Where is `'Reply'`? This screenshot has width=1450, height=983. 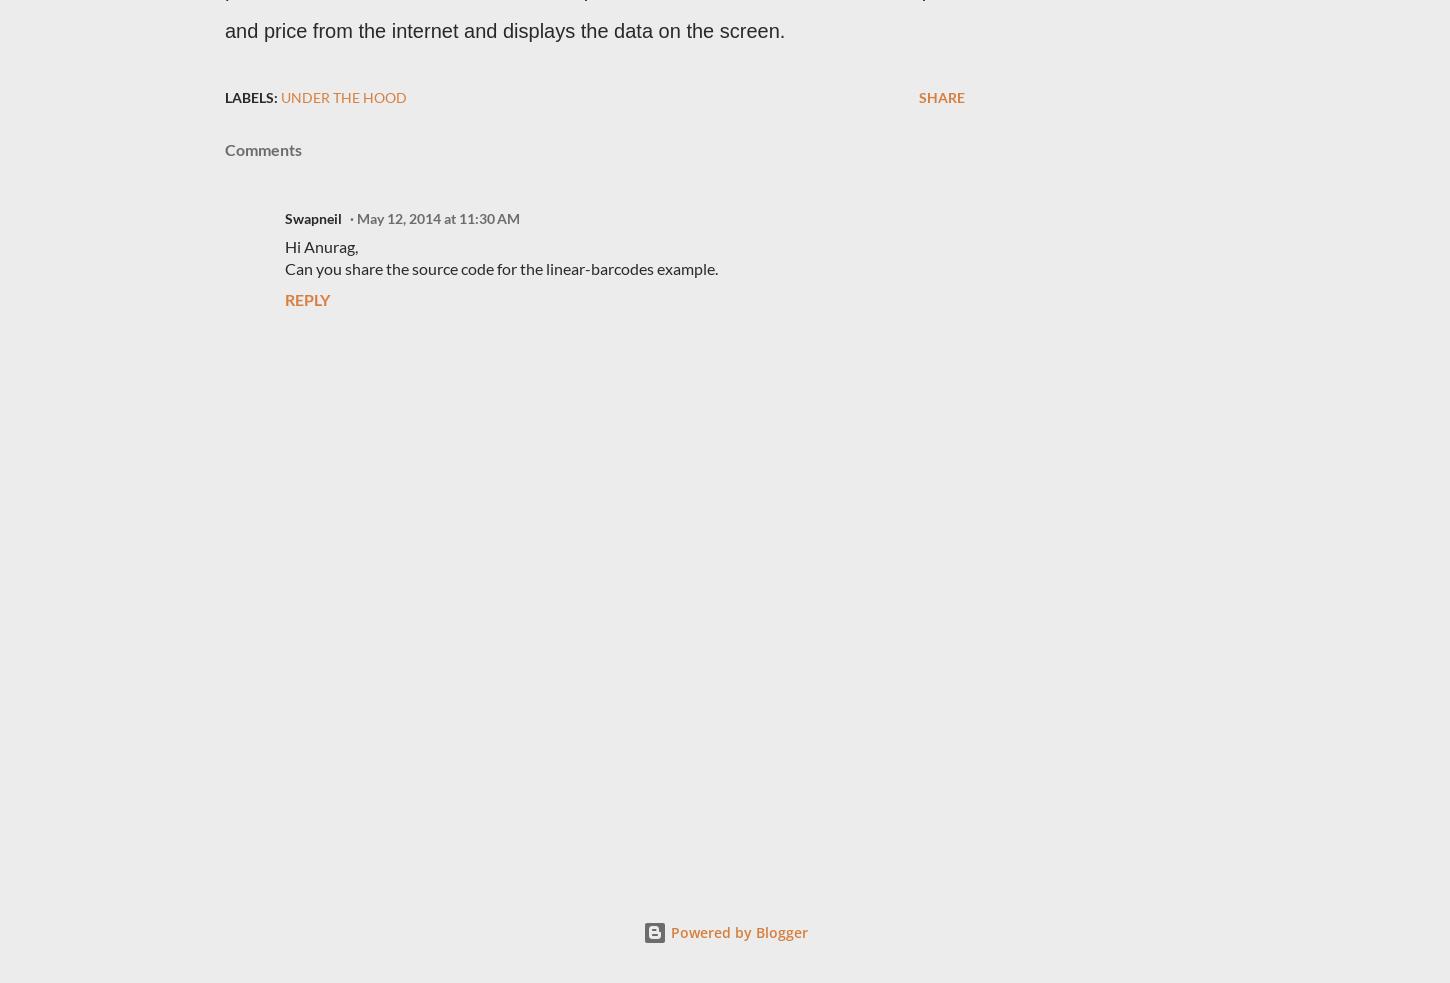
'Reply' is located at coordinates (307, 299).